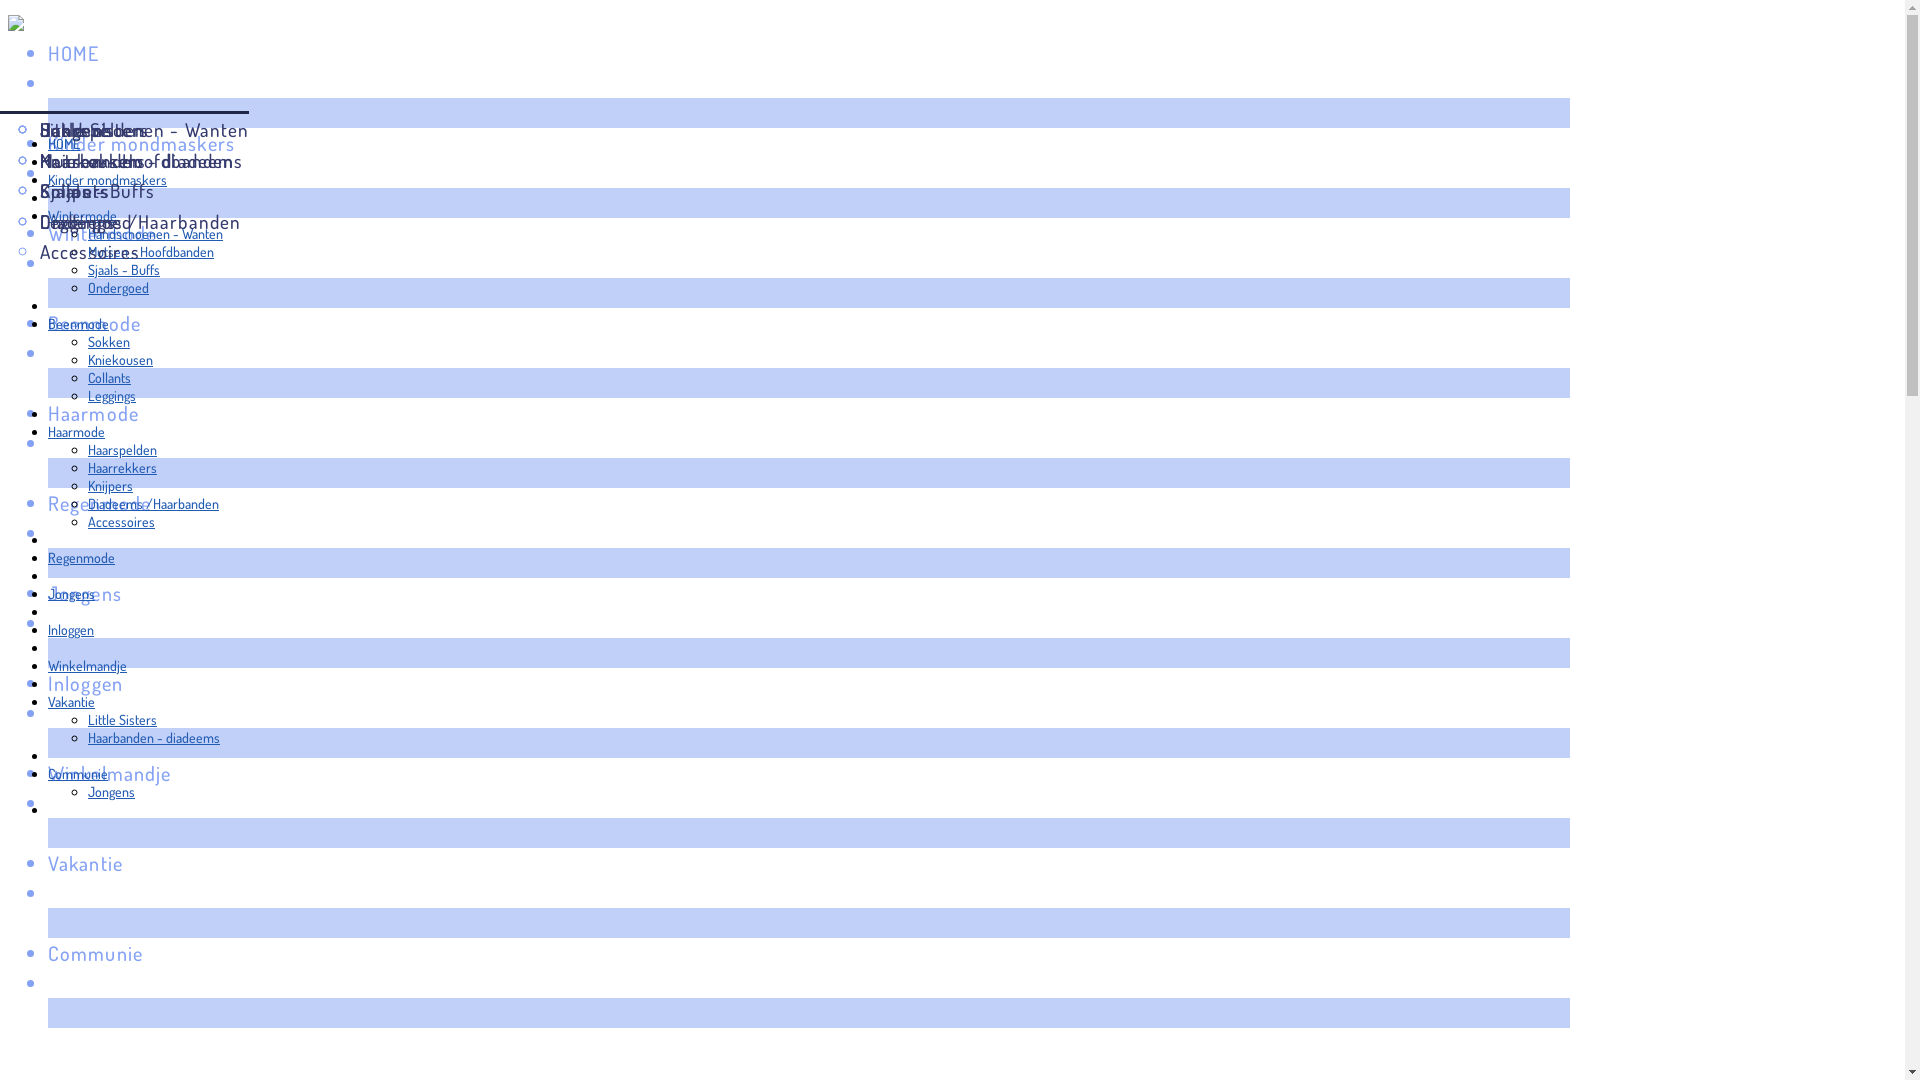  Describe the element at coordinates (123, 268) in the screenshot. I see `'Sjaals - Buffs'` at that location.